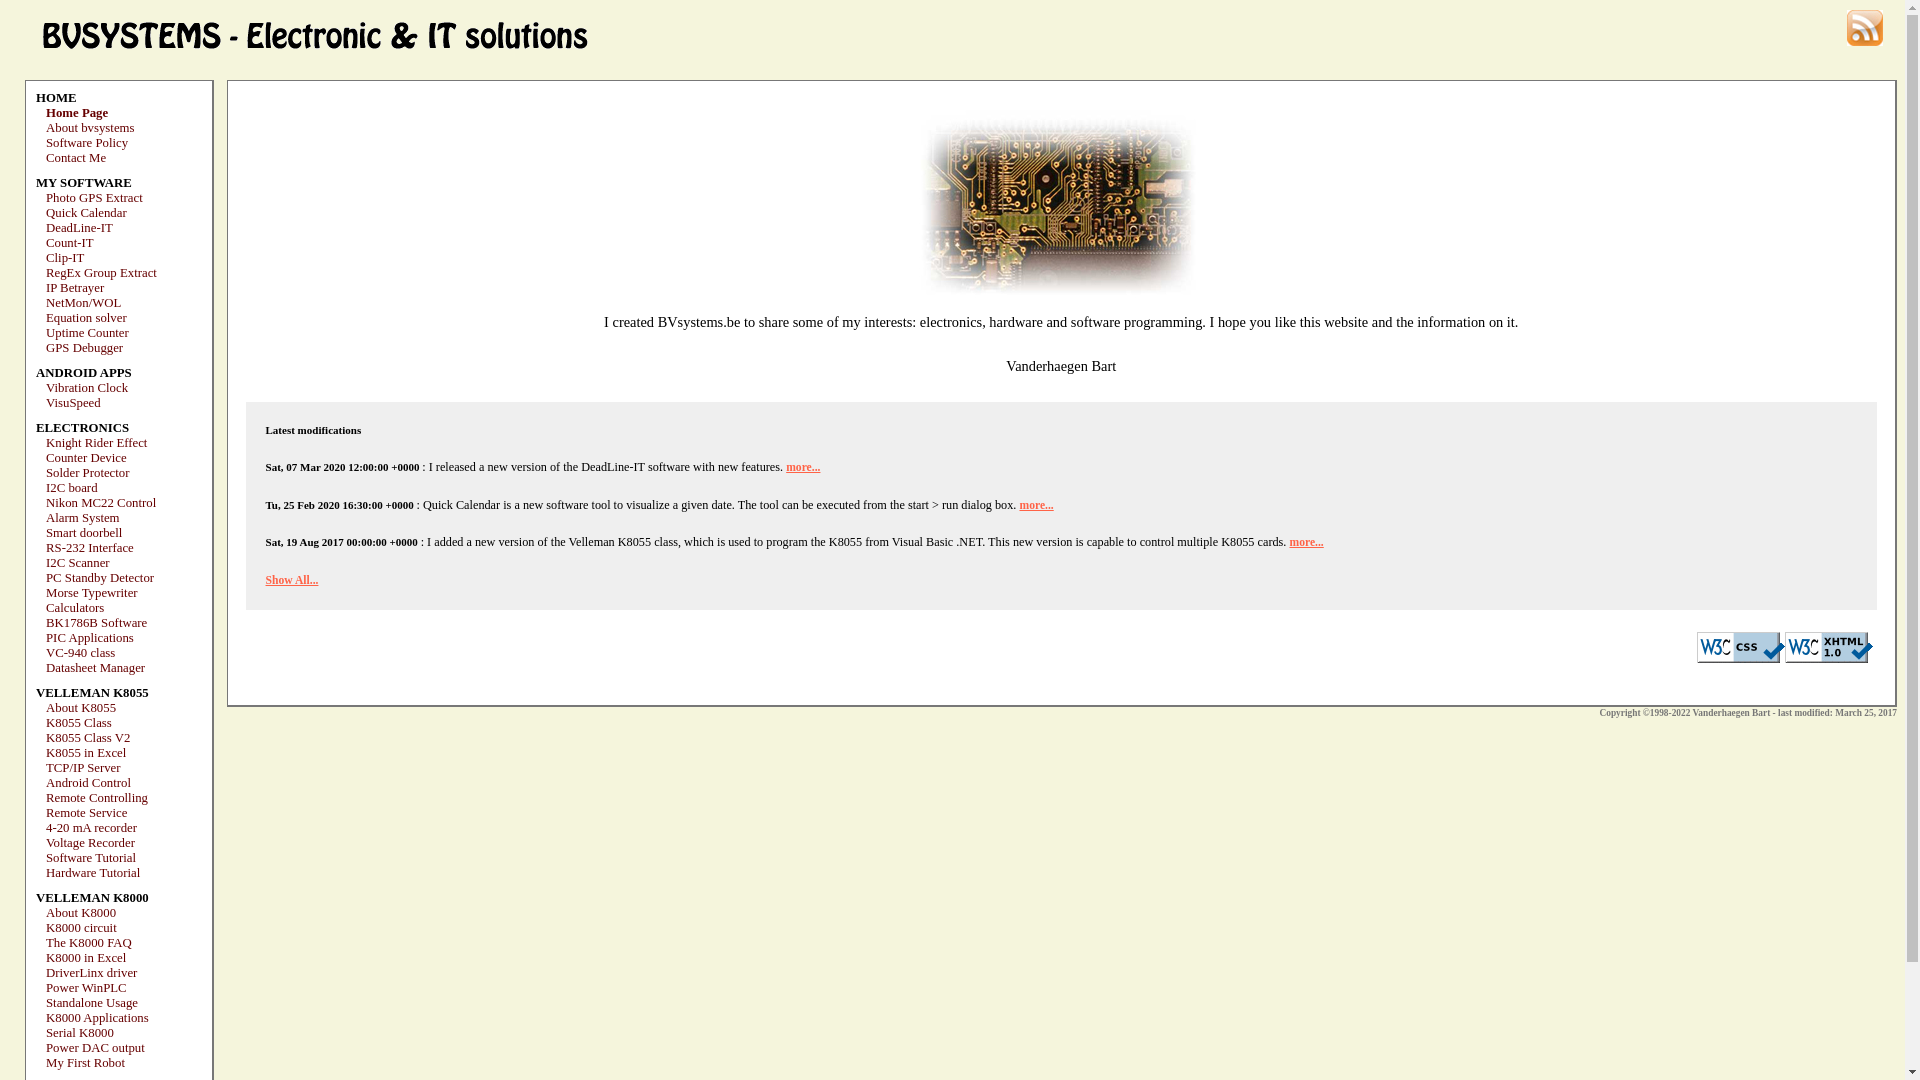 This screenshot has height=1080, width=1920. Describe the element at coordinates (90, 856) in the screenshot. I see `'Software Tutorial'` at that location.